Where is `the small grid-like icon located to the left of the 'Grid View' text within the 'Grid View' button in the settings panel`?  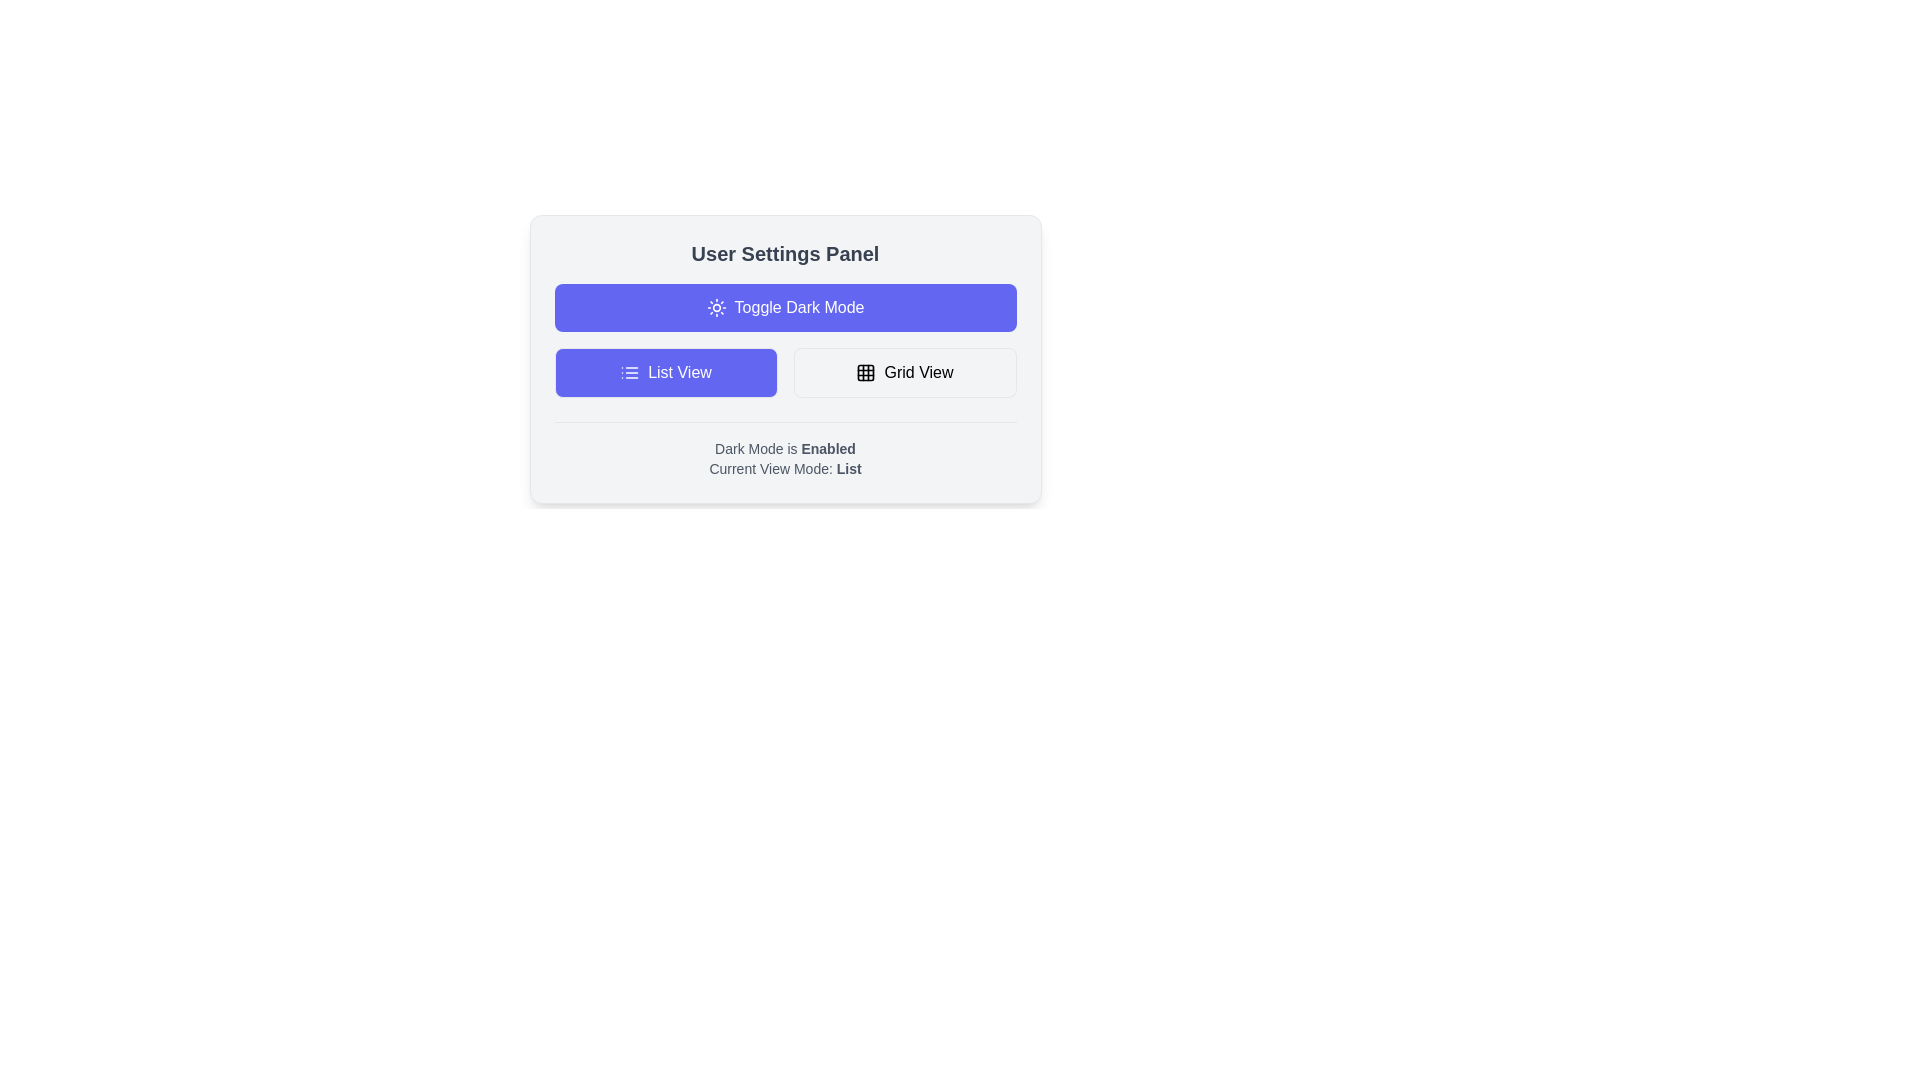 the small grid-like icon located to the left of the 'Grid View' text within the 'Grid View' button in the settings panel is located at coordinates (866, 373).